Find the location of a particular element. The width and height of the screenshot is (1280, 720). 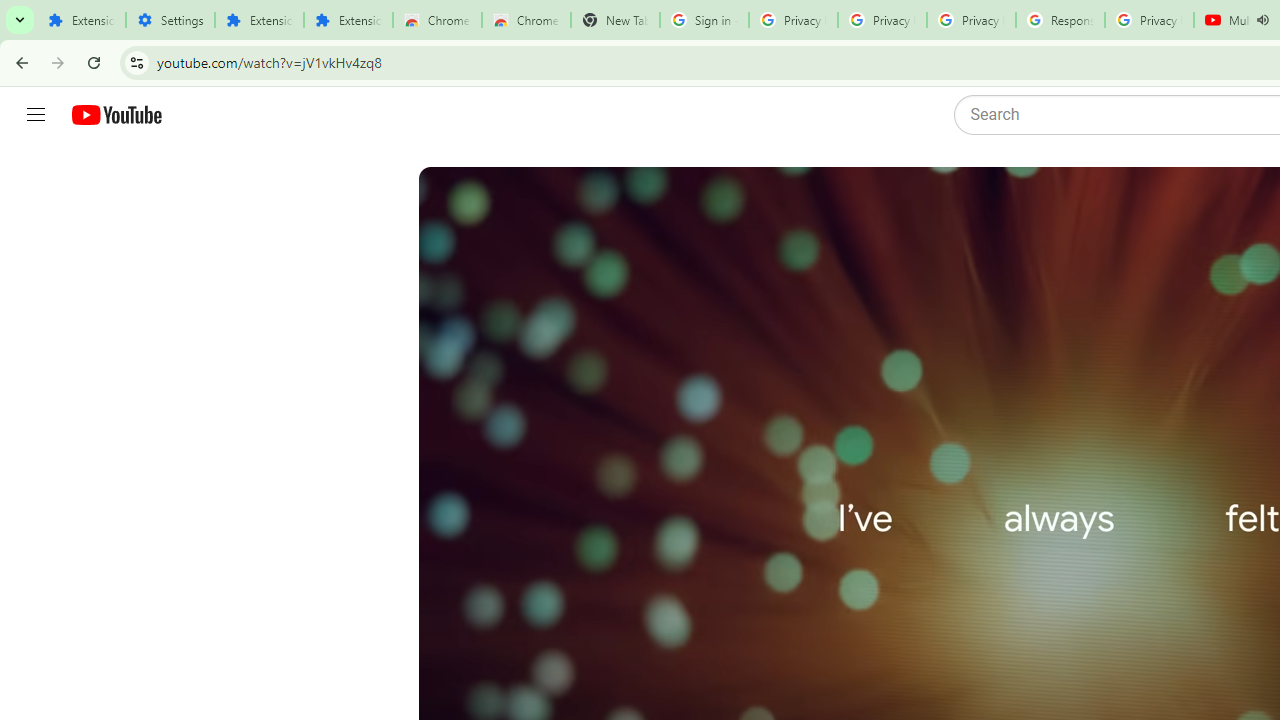

'YouTube Home' is located at coordinates (115, 115).